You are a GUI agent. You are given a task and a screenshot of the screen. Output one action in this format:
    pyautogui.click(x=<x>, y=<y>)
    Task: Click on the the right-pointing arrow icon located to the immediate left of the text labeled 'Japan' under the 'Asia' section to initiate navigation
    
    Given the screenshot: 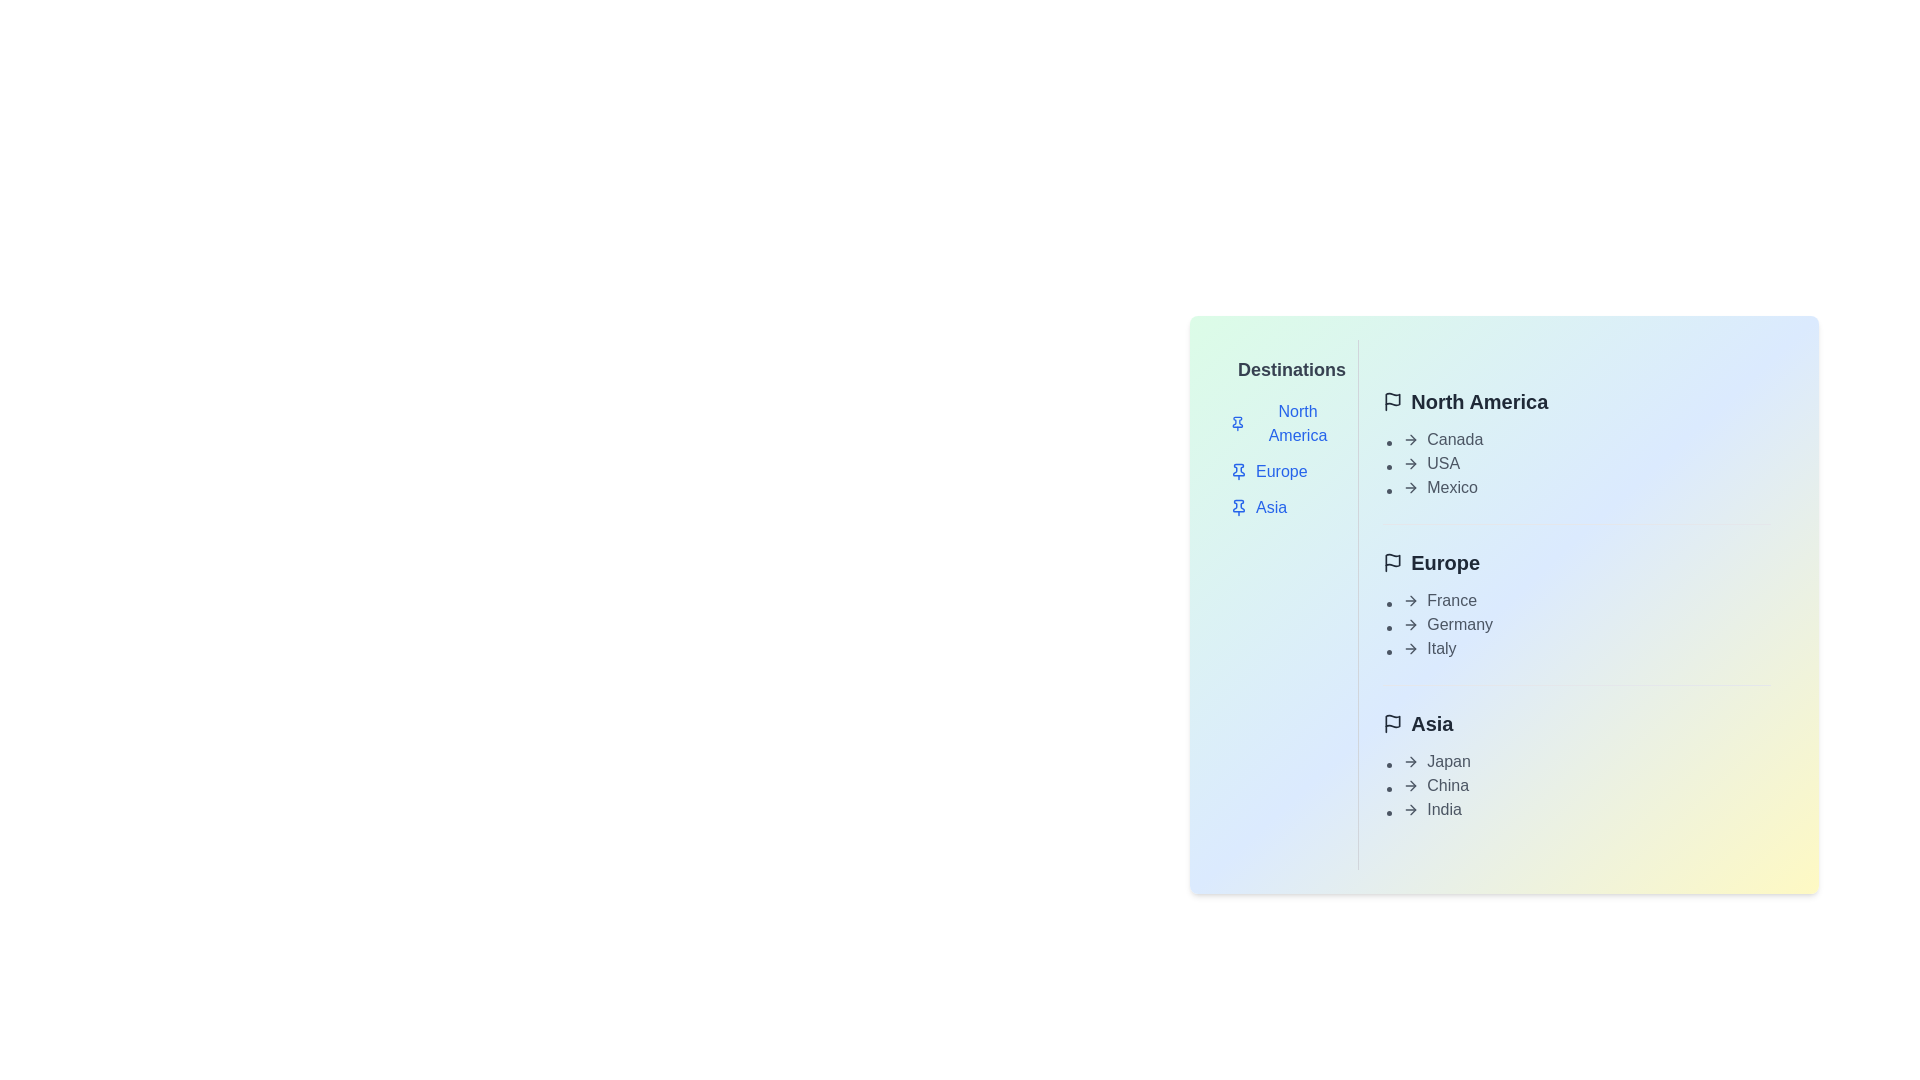 What is the action you would take?
    pyautogui.click(x=1410, y=762)
    